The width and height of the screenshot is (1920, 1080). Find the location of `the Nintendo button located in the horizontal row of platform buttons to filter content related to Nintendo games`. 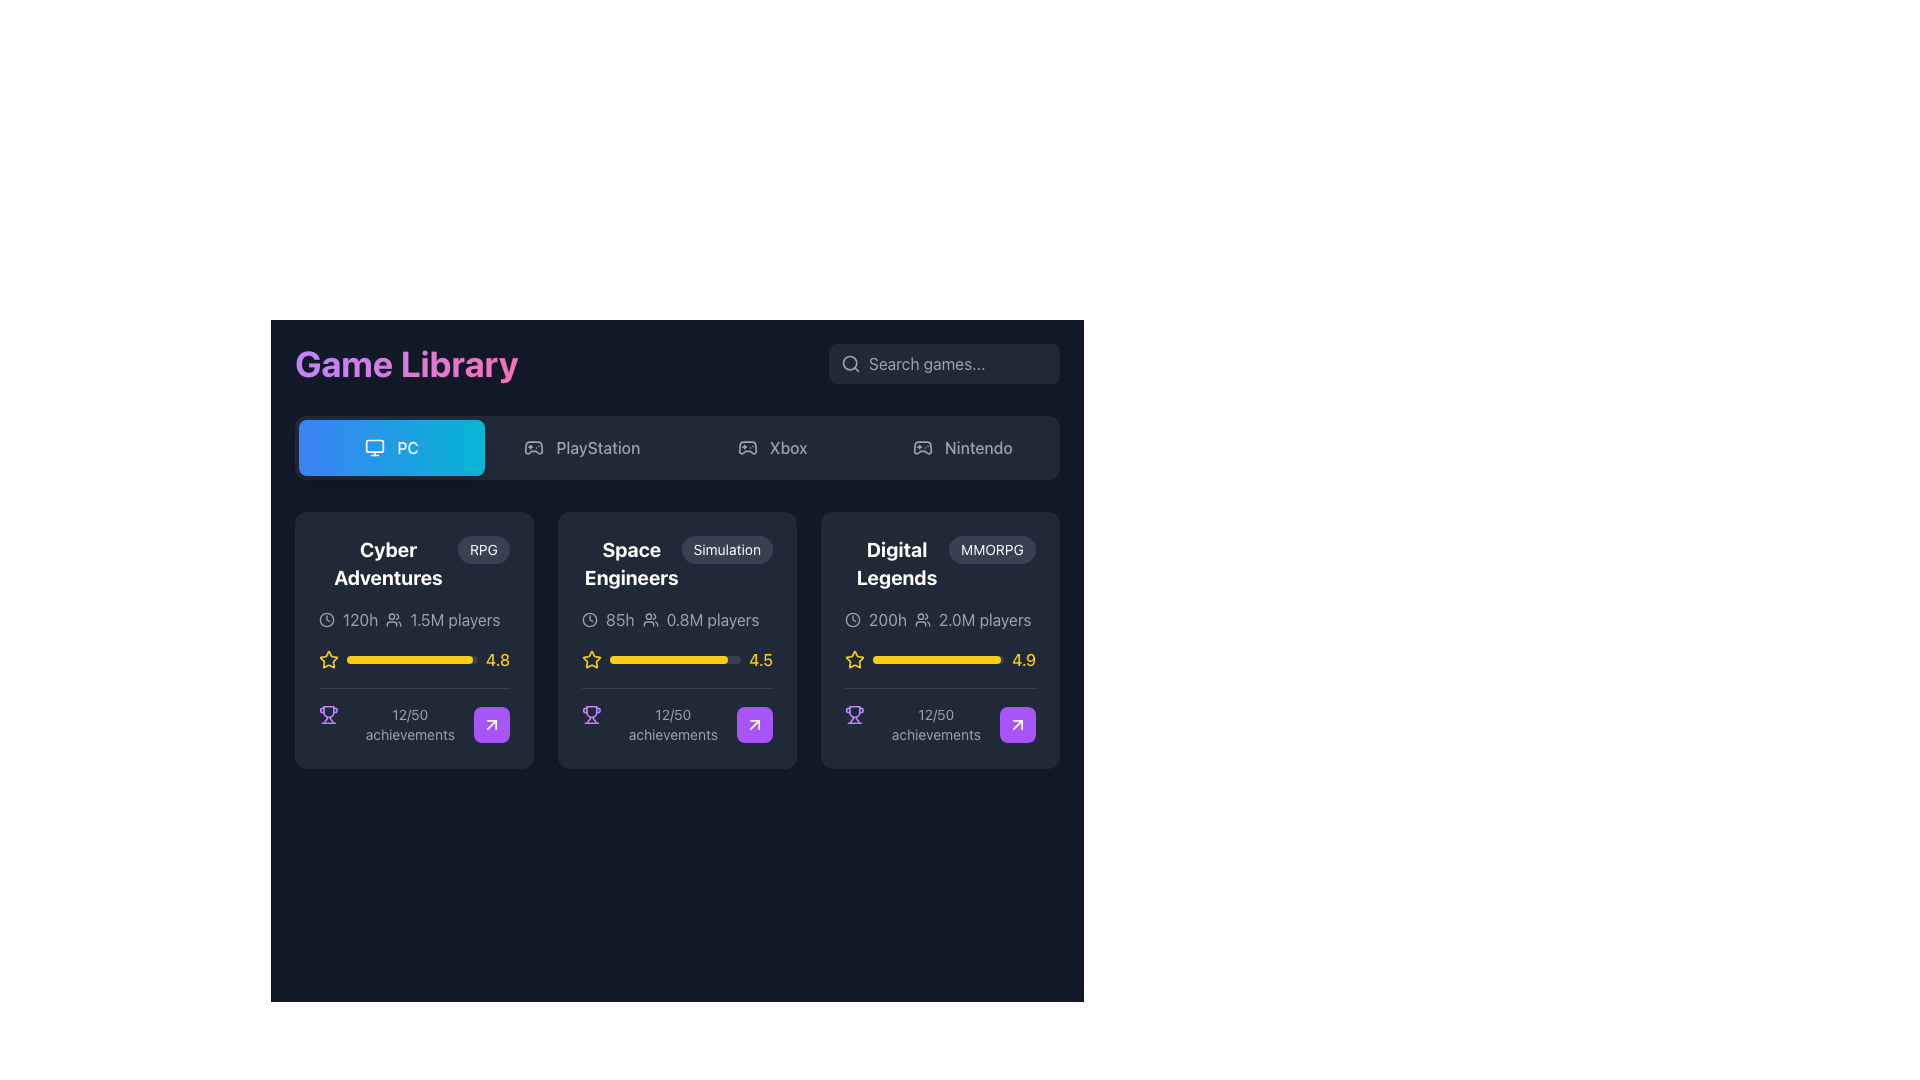

the Nintendo button located in the horizontal row of platform buttons to filter content related to Nintendo games is located at coordinates (962, 446).